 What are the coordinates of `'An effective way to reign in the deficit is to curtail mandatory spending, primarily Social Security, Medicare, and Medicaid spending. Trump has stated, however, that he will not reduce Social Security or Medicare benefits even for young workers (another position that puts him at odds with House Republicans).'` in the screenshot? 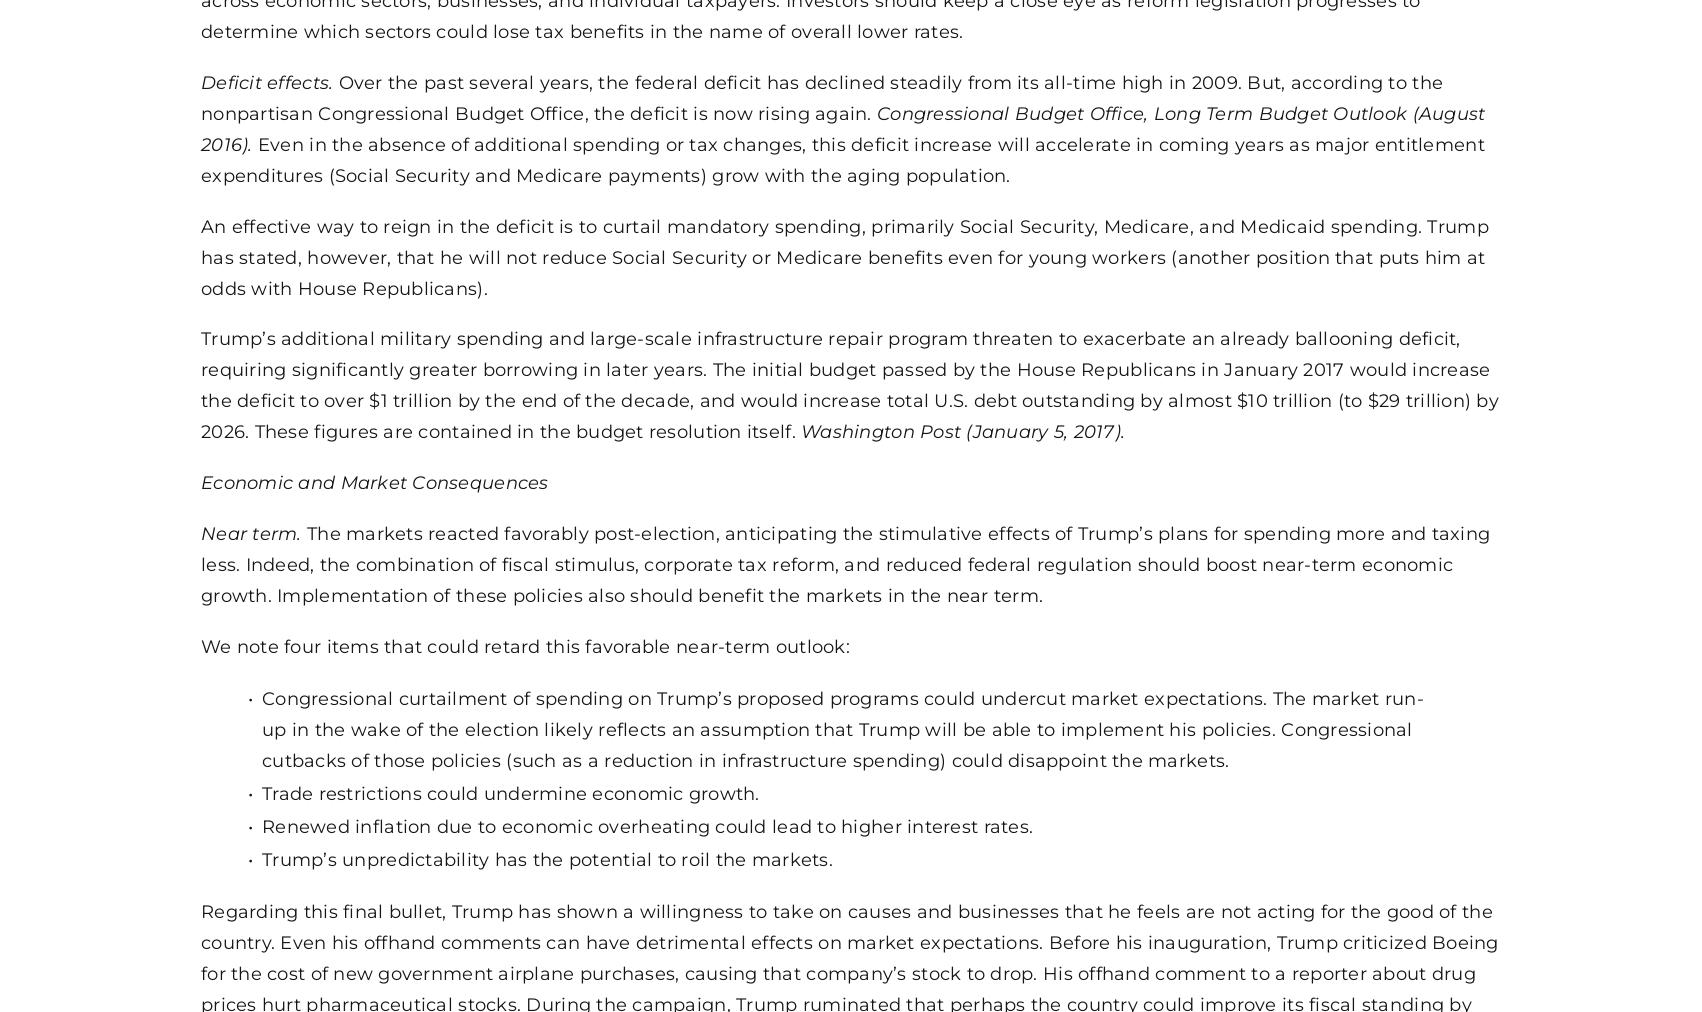 It's located at (843, 255).